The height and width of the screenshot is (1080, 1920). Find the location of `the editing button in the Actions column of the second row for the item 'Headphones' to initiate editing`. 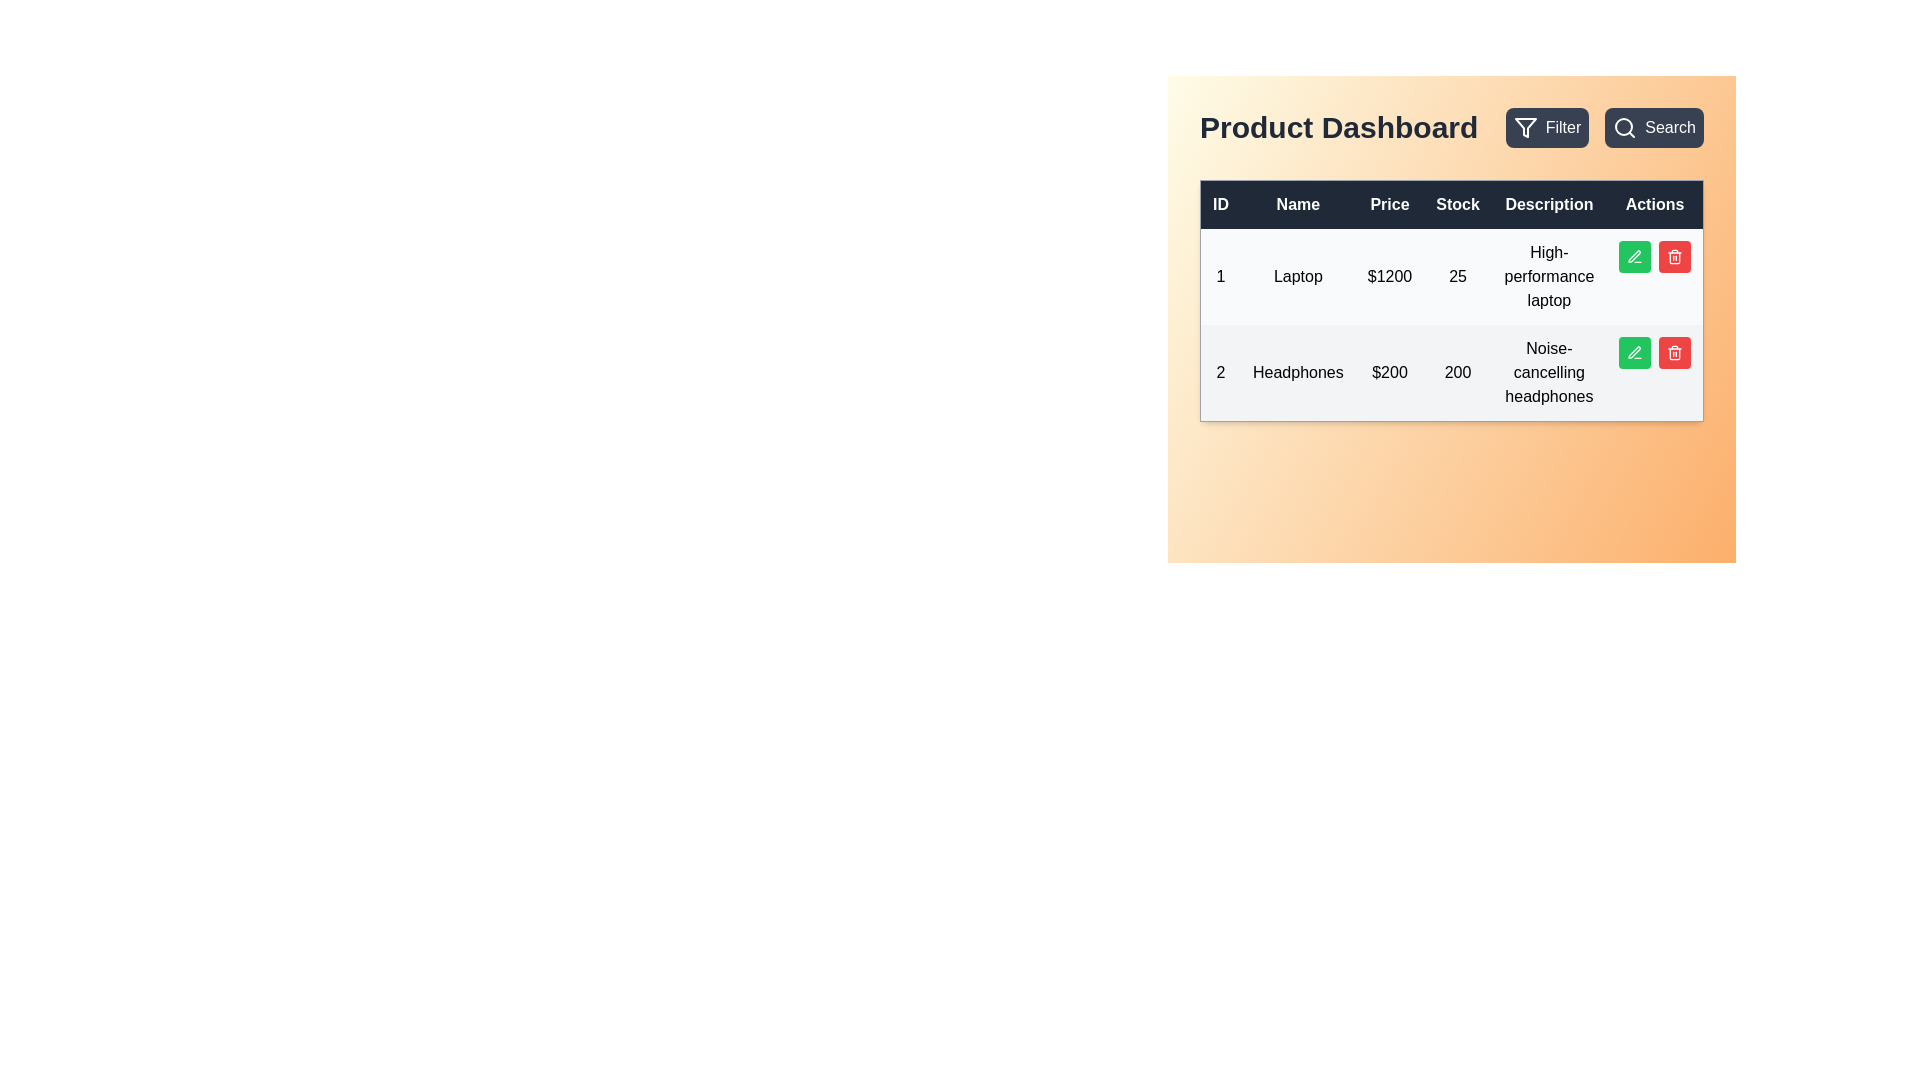

the editing button in the Actions column of the second row for the item 'Headphones' to initiate editing is located at coordinates (1635, 352).